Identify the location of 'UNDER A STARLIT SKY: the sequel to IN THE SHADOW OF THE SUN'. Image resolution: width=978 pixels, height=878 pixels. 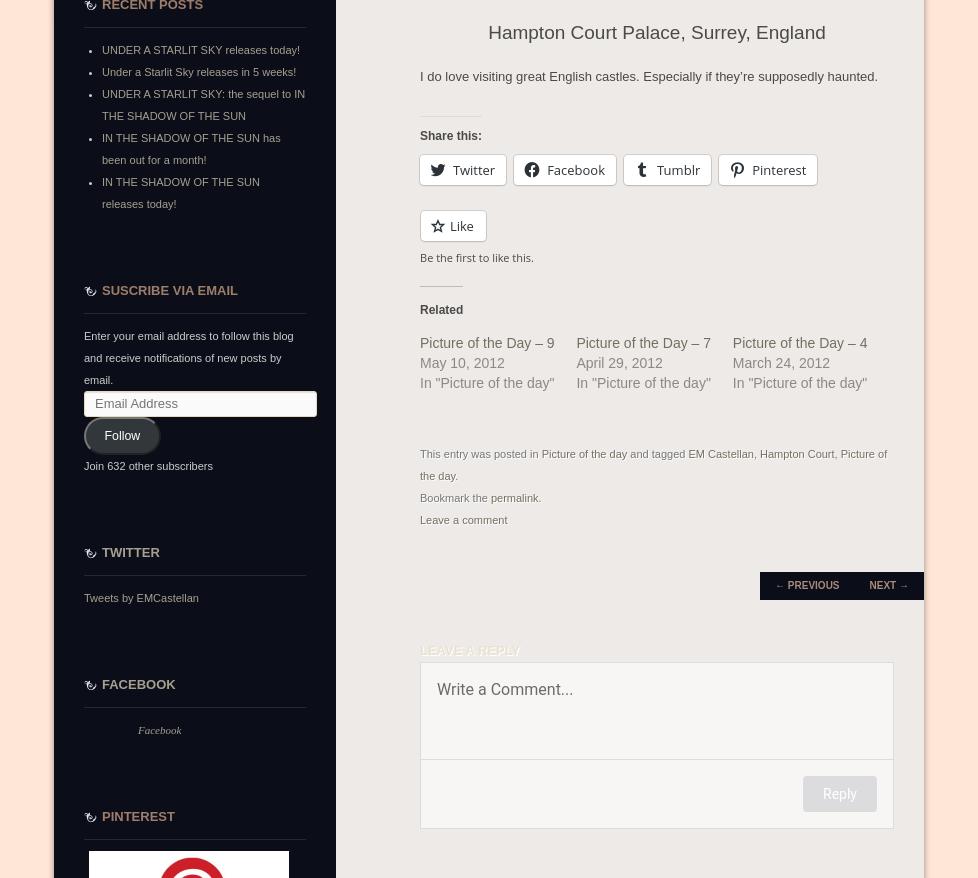
(203, 103).